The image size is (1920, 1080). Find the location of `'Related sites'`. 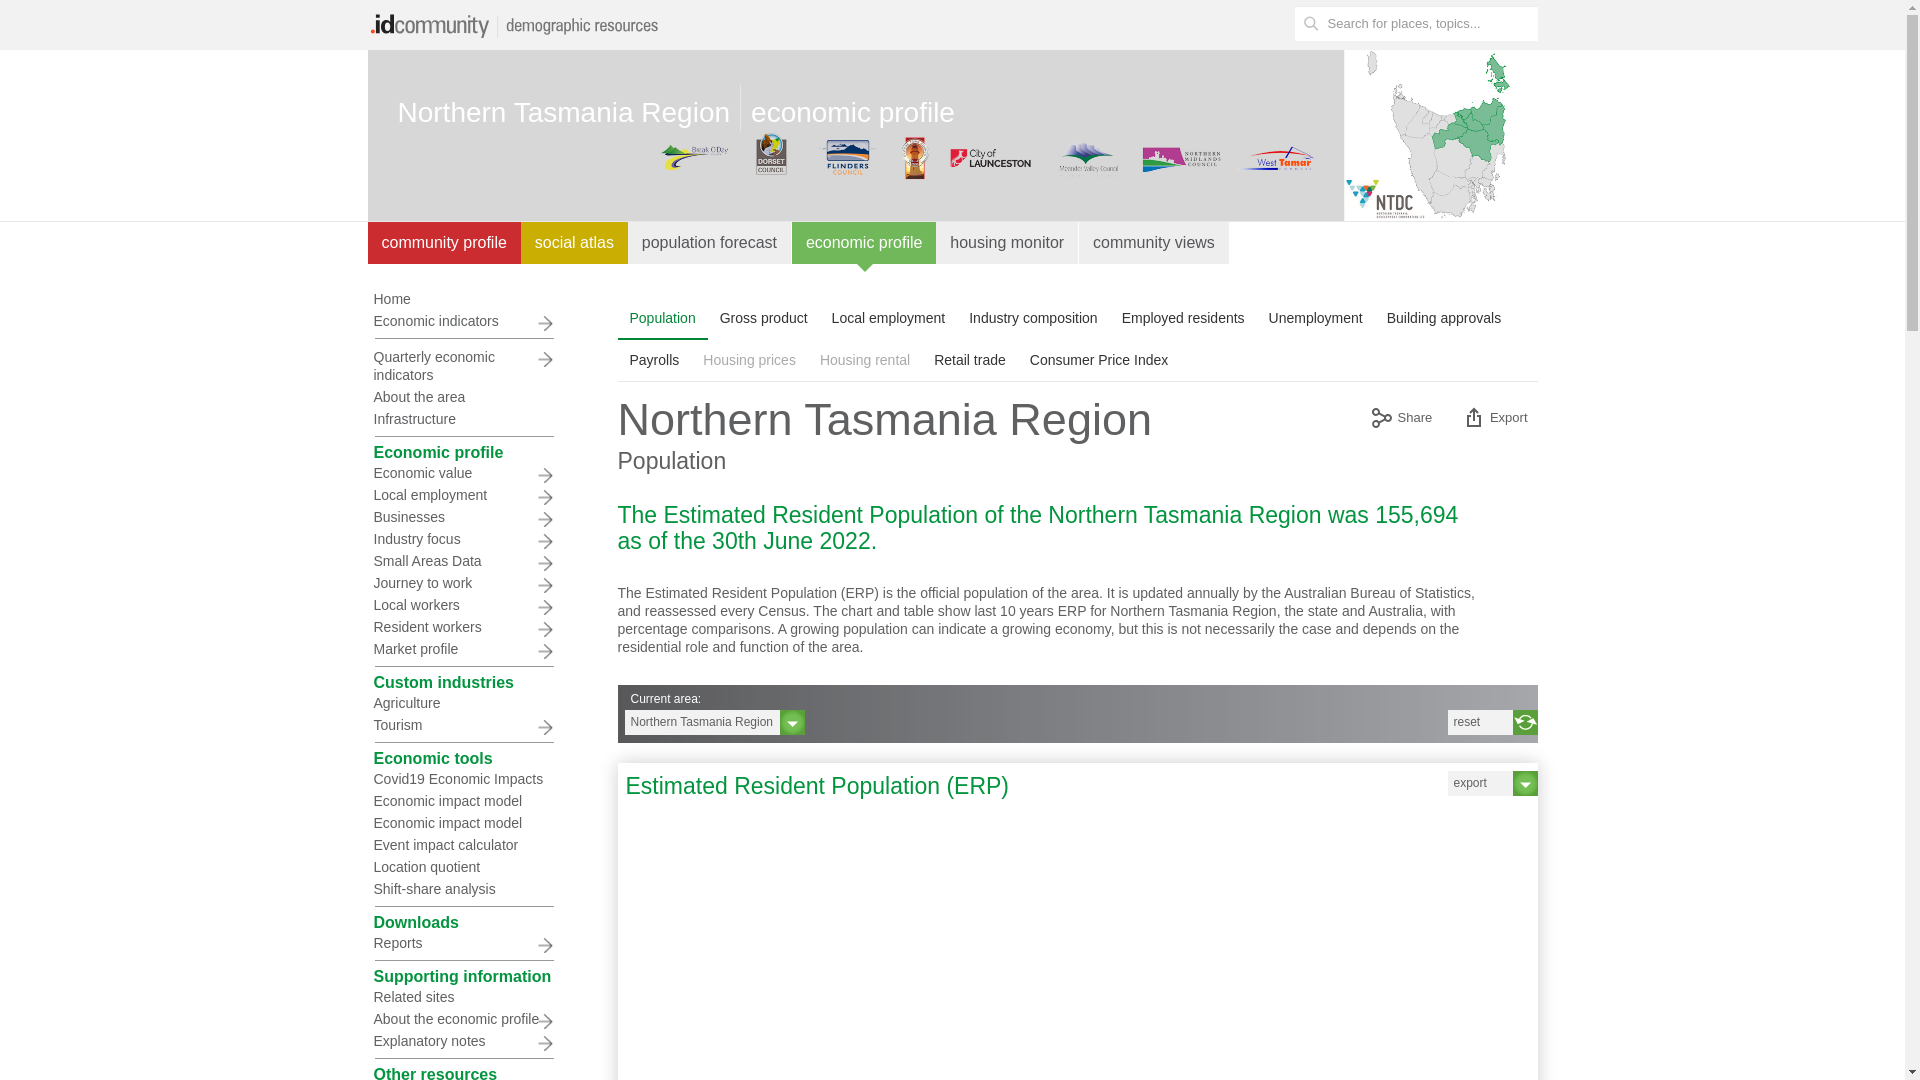

'Related sites' is located at coordinates (461, 996).